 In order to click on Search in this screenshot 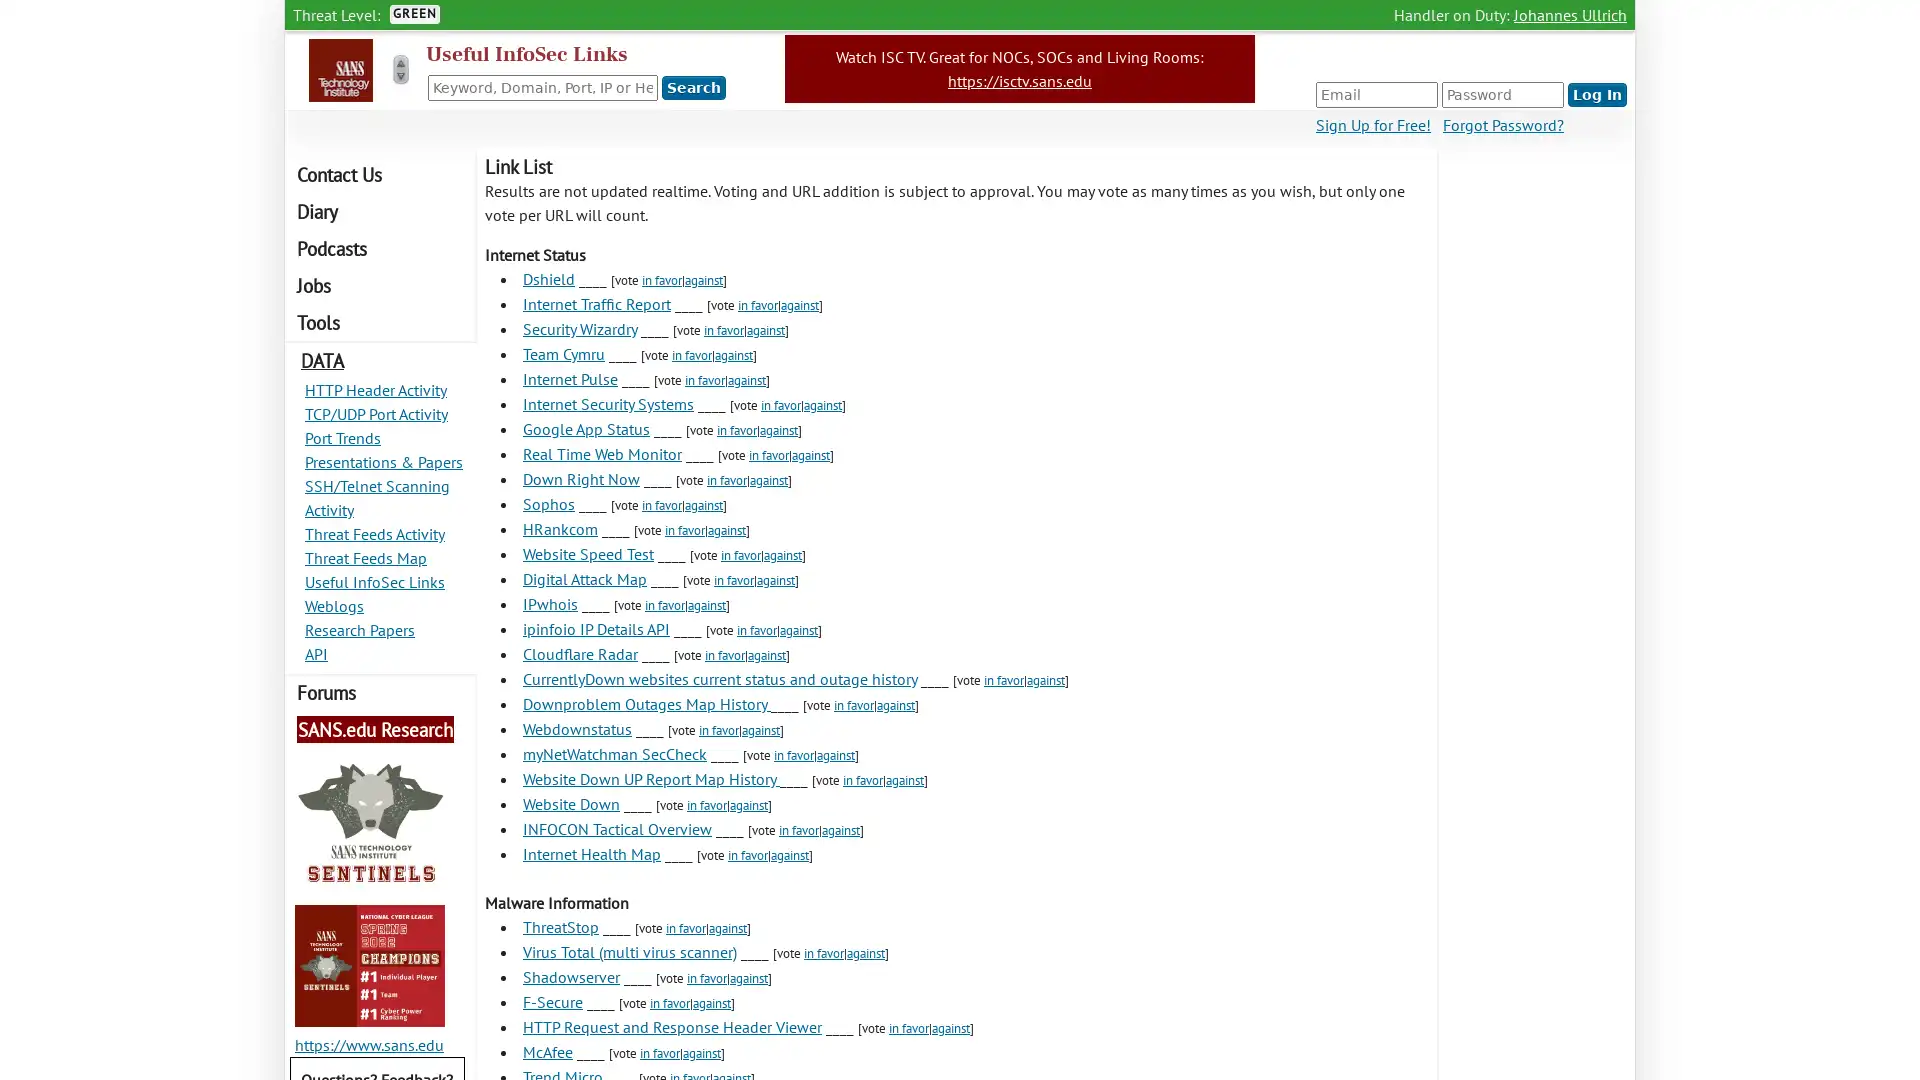, I will do `click(694, 87)`.